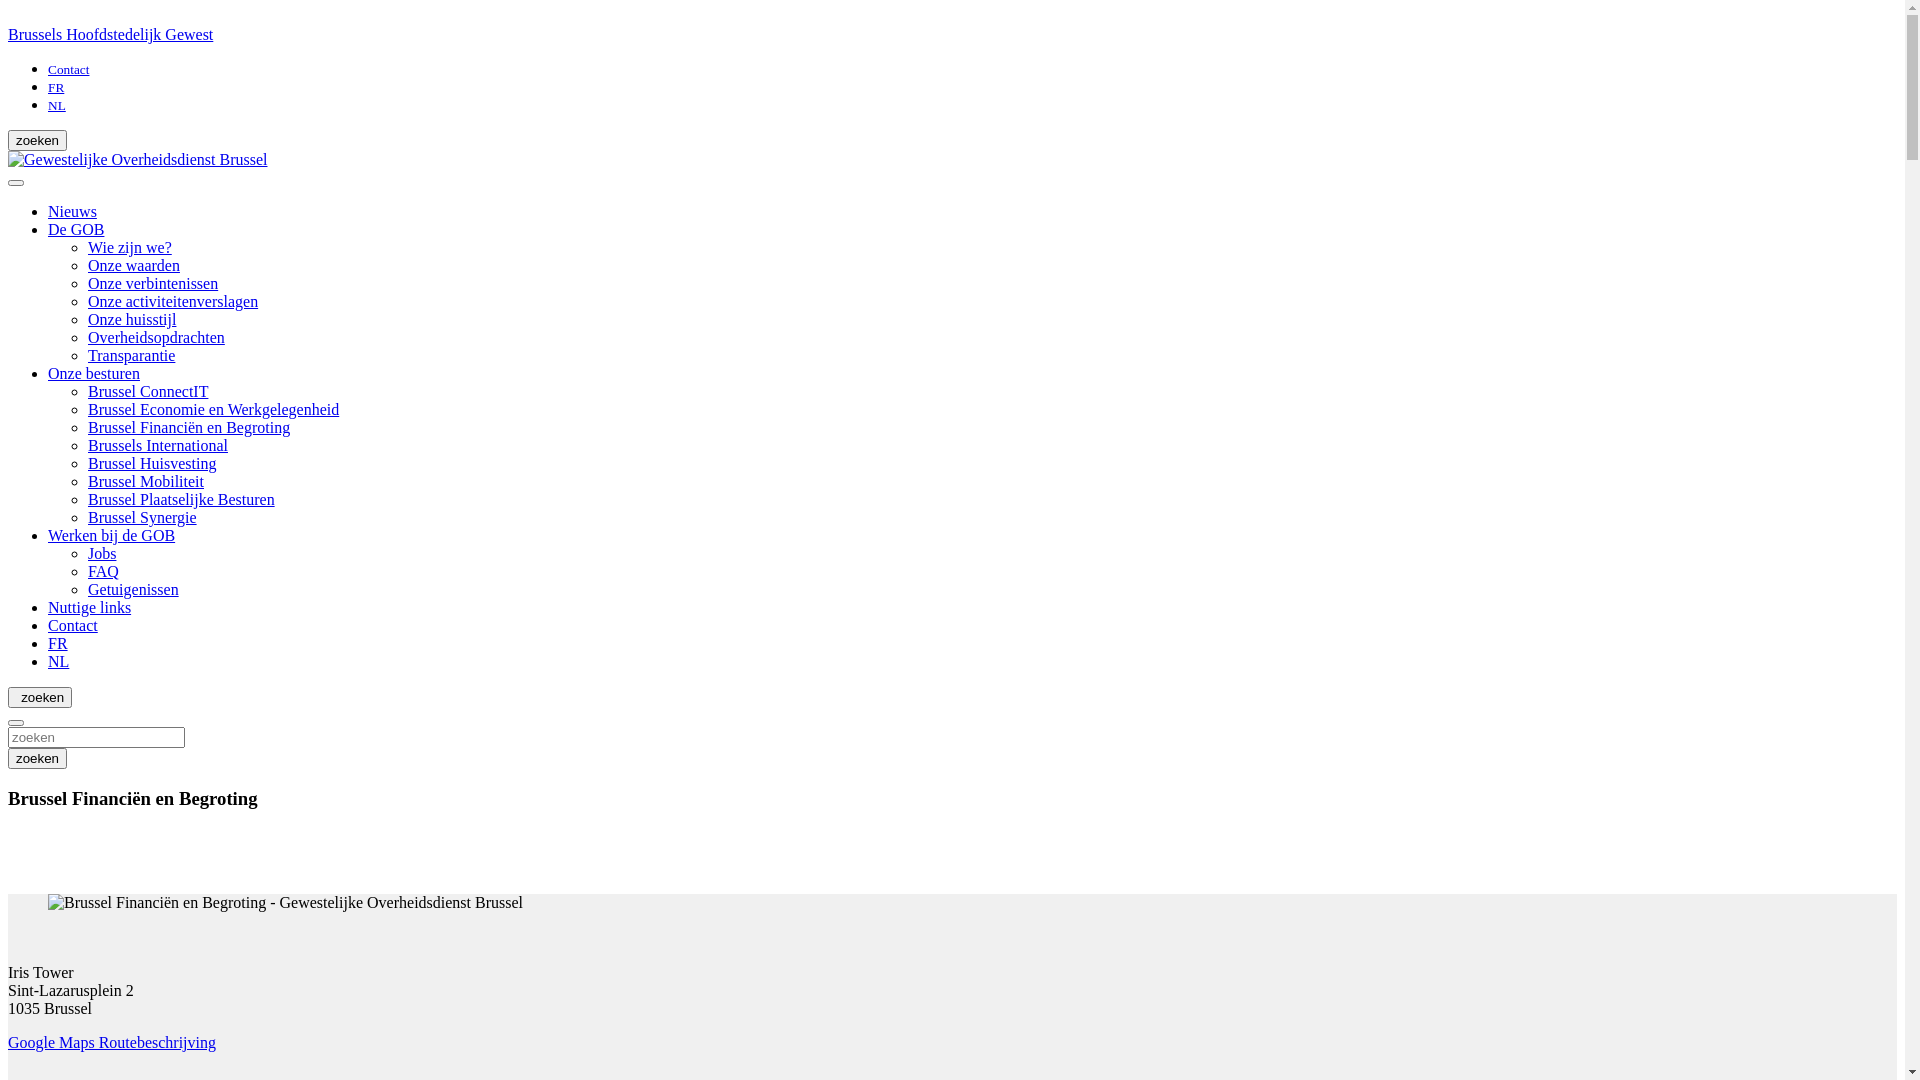  What do you see at coordinates (152, 283) in the screenshot?
I see `'Onze verbintenissen'` at bounding box center [152, 283].